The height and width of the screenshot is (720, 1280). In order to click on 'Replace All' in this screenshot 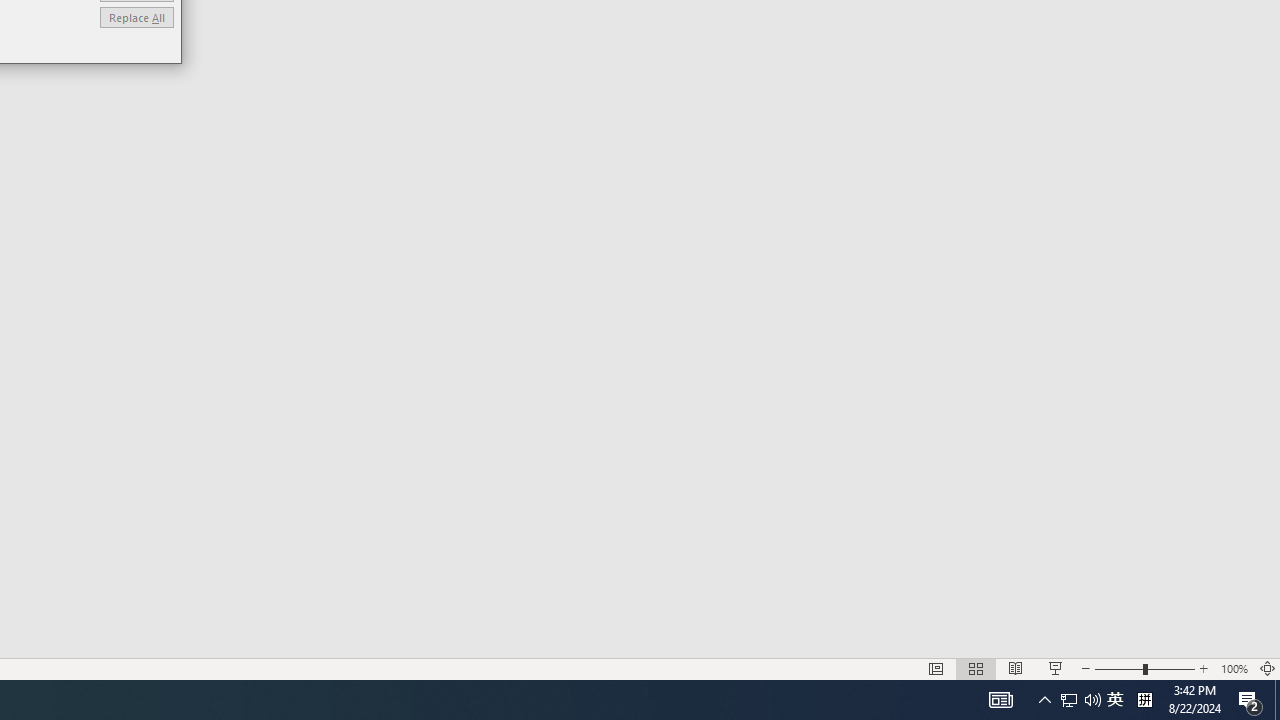, I will do `click(135, 17)`.